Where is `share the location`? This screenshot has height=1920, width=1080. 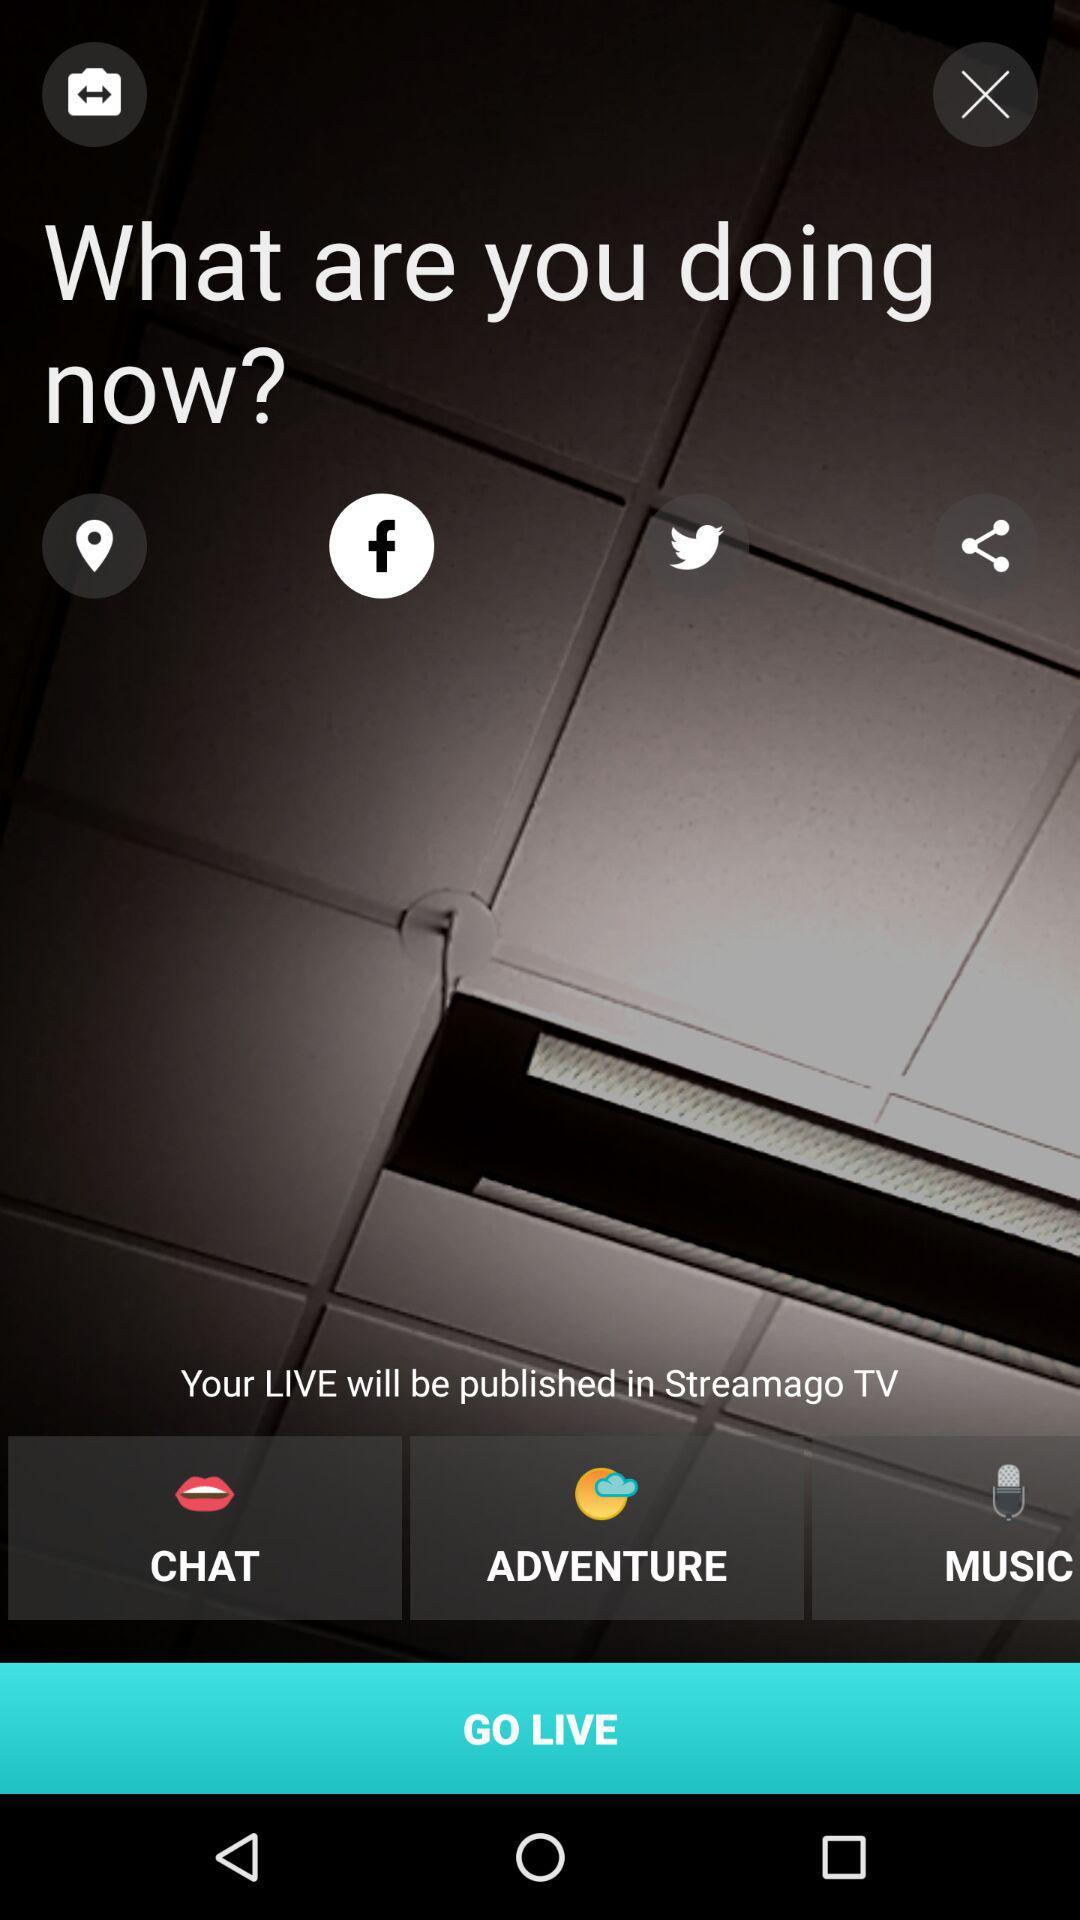
share the location is located at coordinates (94, 546).